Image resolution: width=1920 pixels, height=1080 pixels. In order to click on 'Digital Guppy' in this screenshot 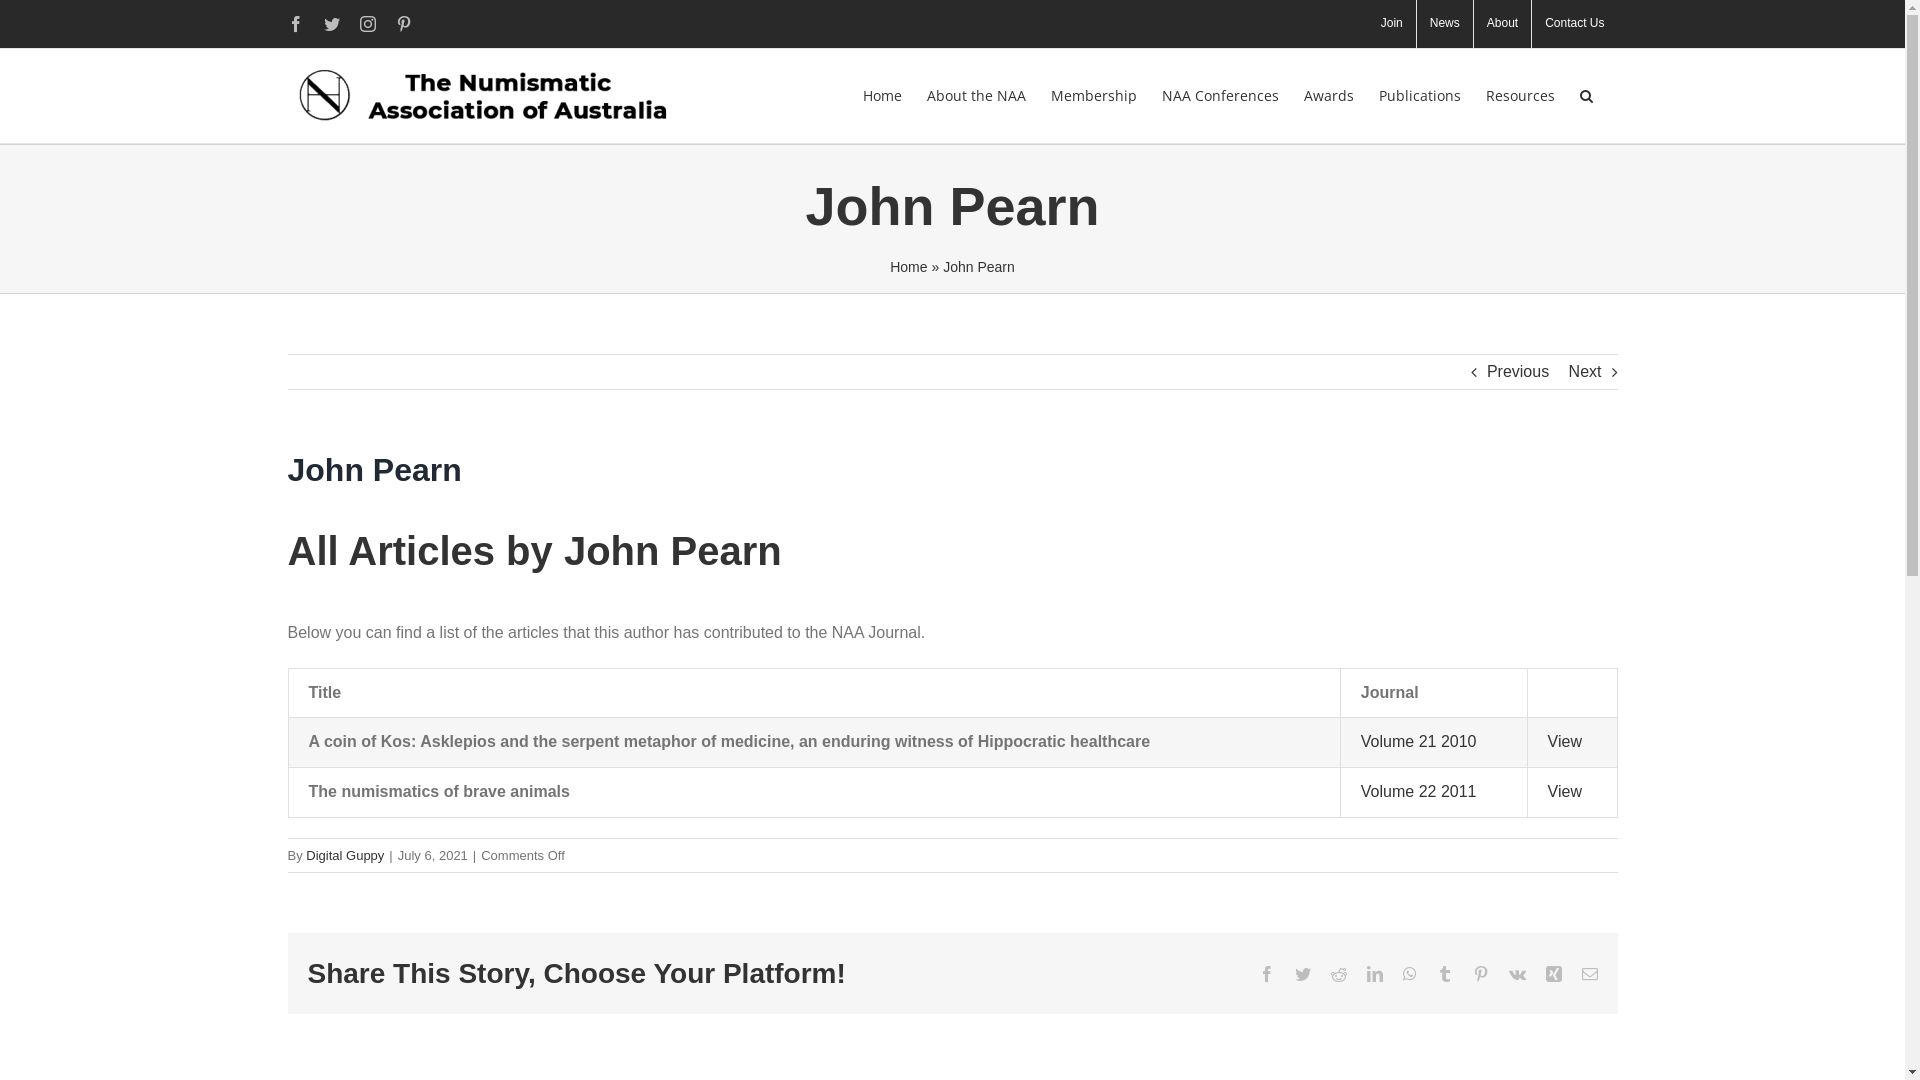, I will do `click(305, 855)`.